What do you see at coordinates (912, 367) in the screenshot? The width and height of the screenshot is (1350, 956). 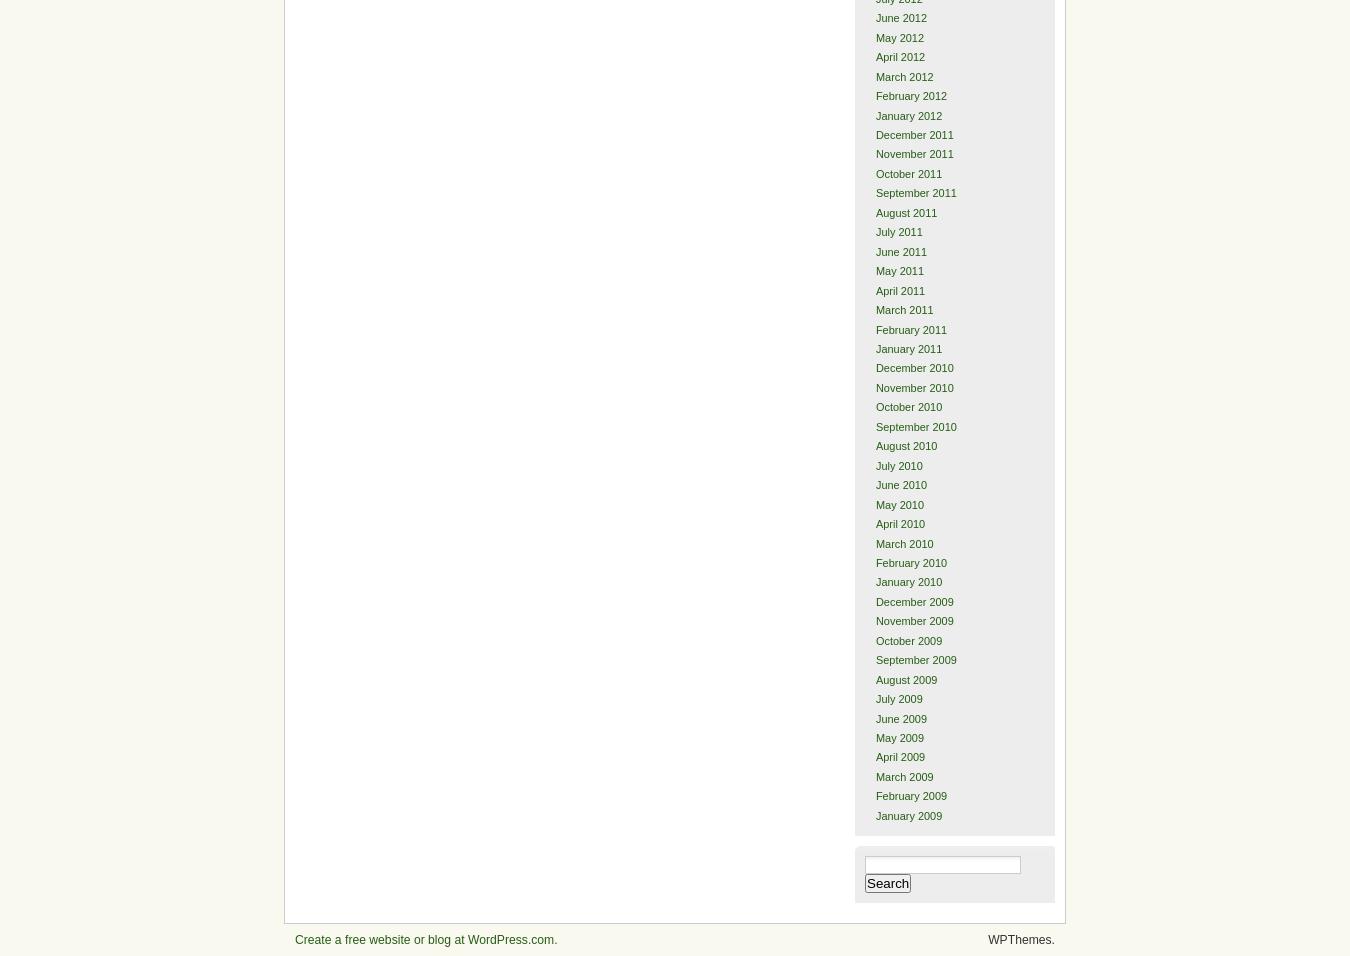 I see `'December 2010'` at bounding box center [912, 367].